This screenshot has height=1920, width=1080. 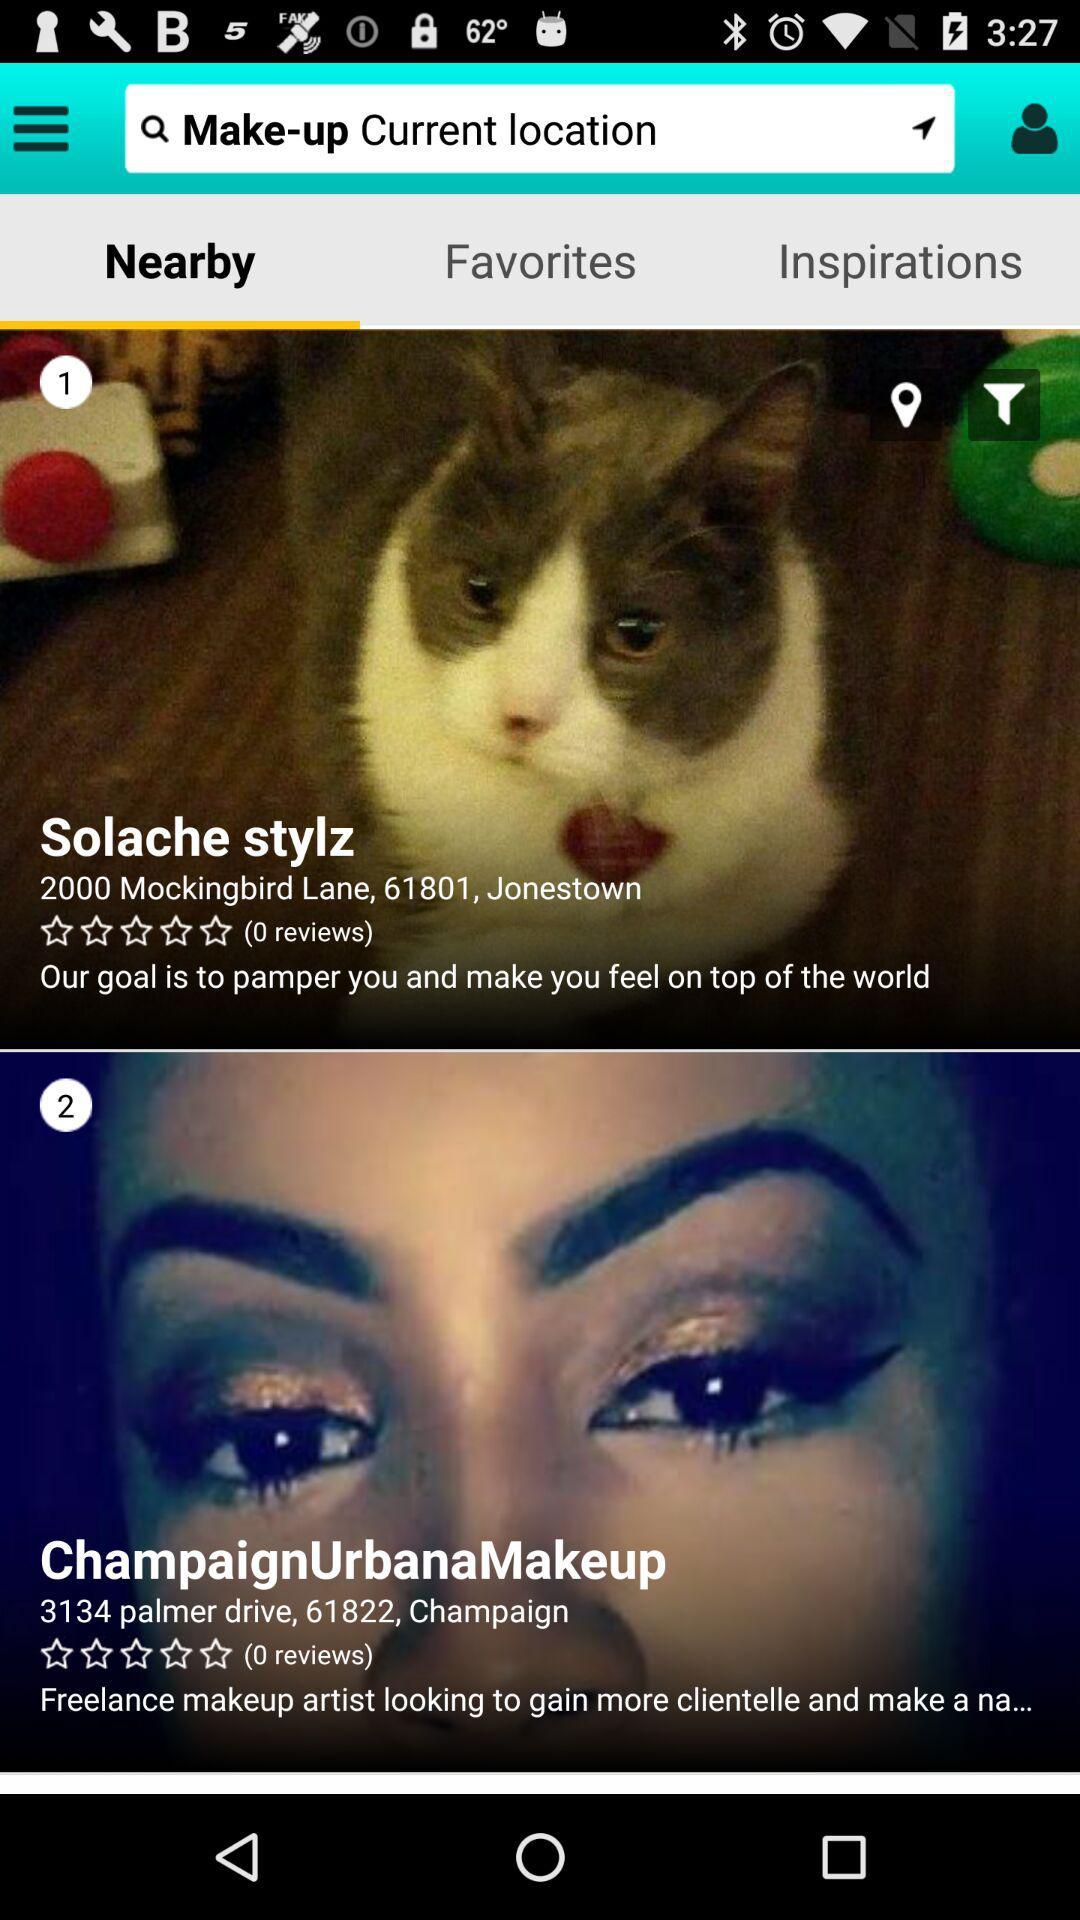 What do you see at coordinates (540, 885) in the screenshot?
I see `icon above the (0 reviews) item` at bounding box center [540, 885].